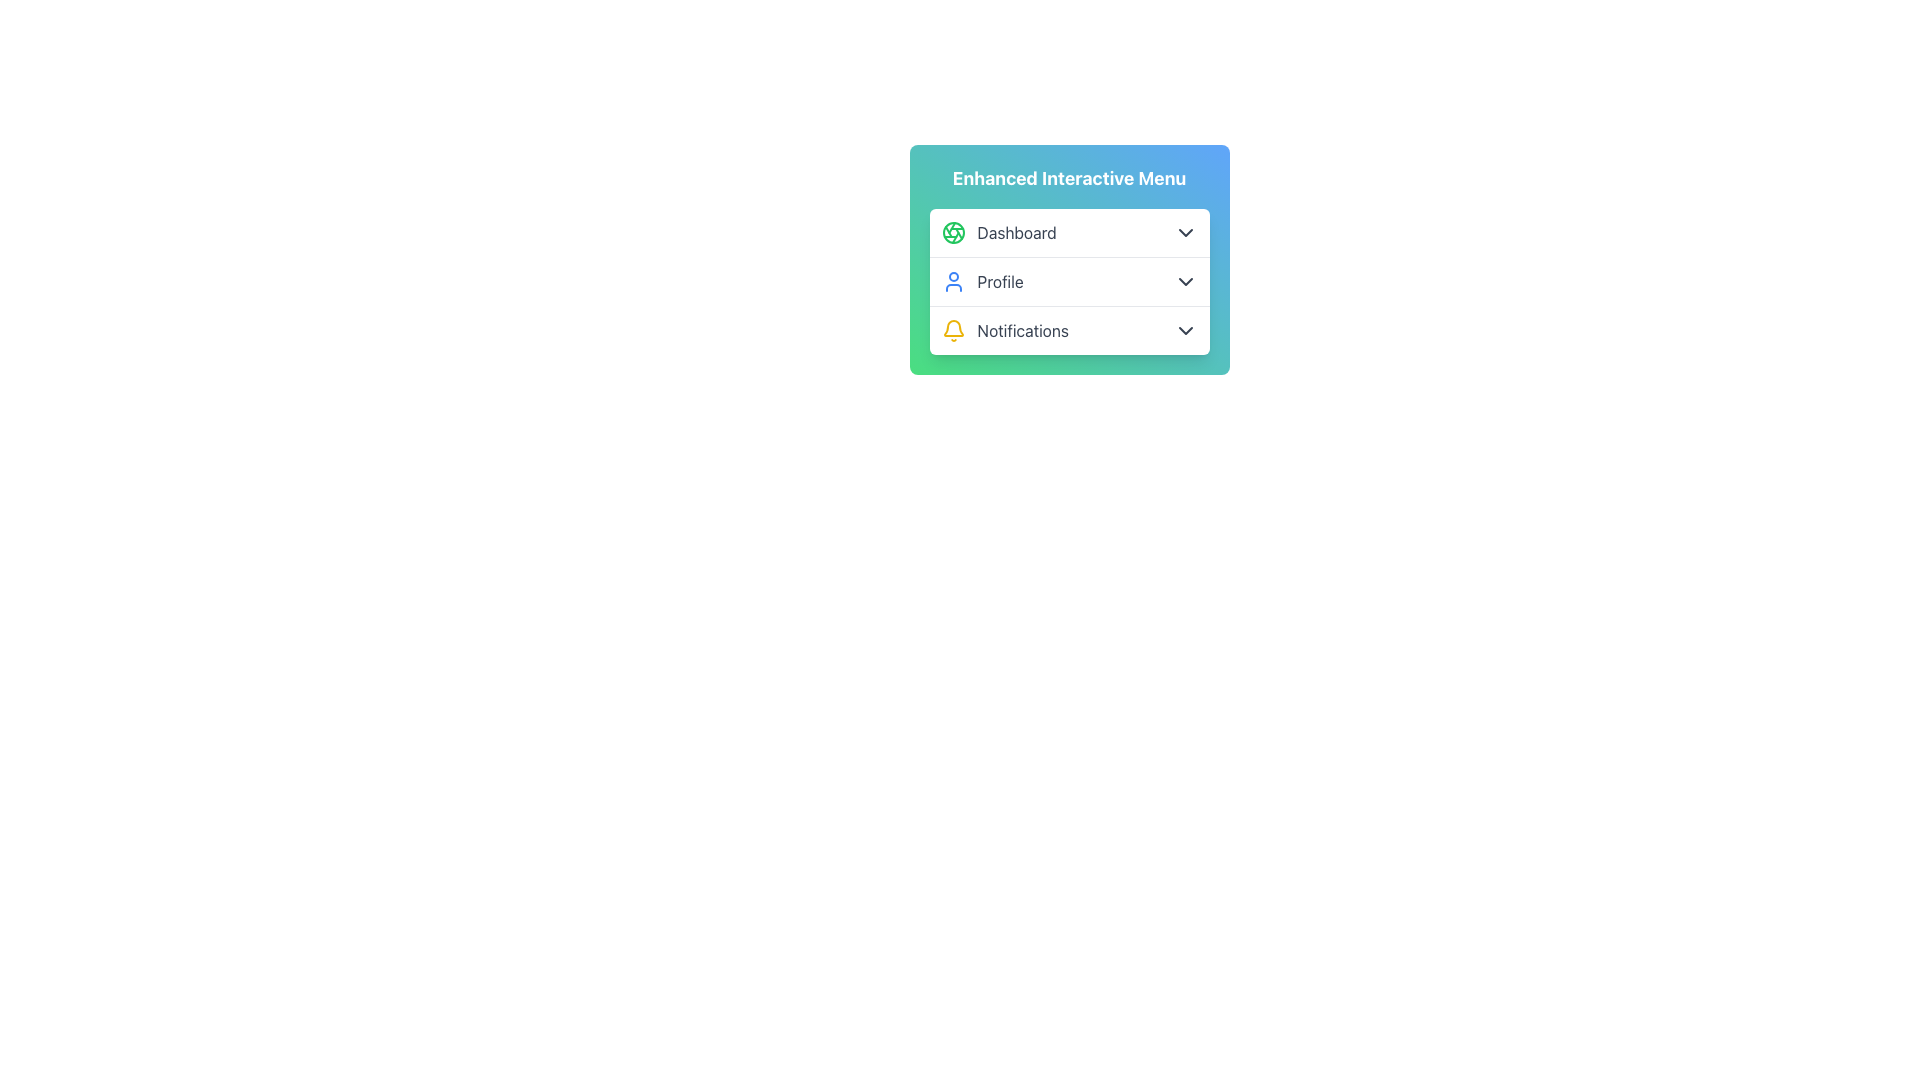 The width and height of the screenshot is (1920, 1080). What do you see at coordinates (1185, 231) in the screenshot?
I see `the downward-pointing chevron icon located to the right of the 'Dashboard' label in the dropdown menu` at bounding box center [1185, 231].